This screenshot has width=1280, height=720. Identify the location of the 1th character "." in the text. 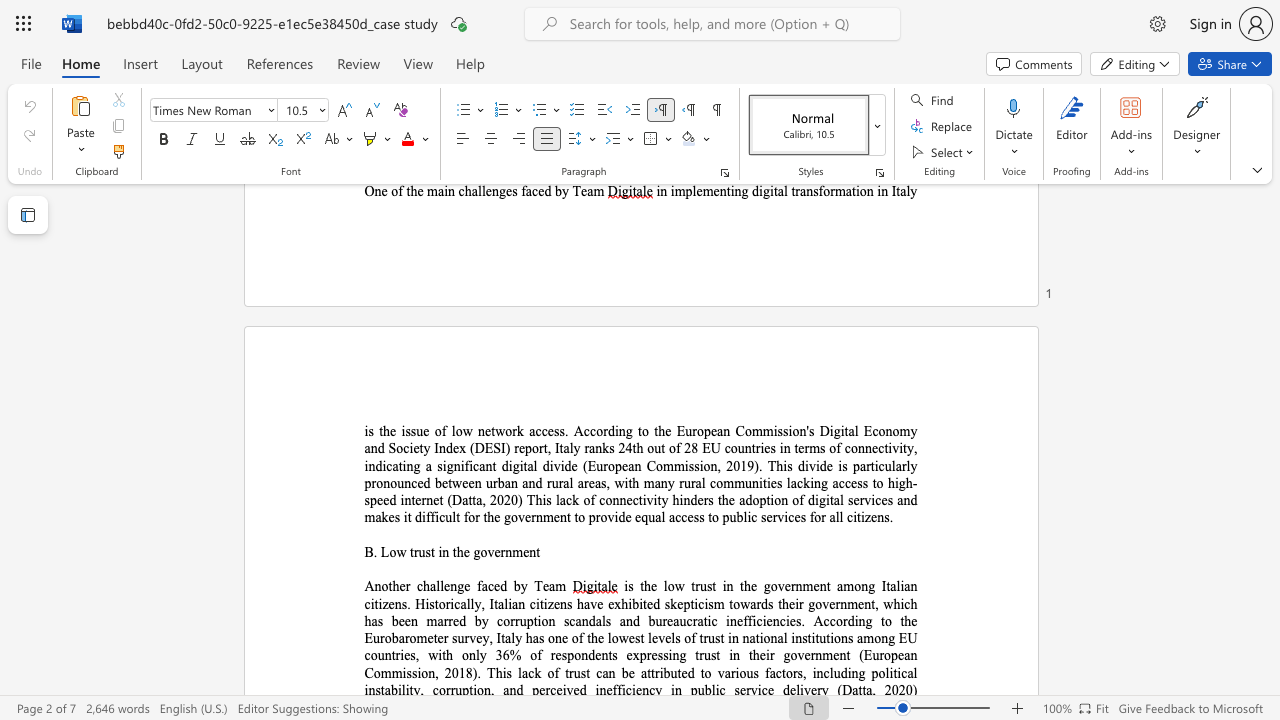
(375, 552).